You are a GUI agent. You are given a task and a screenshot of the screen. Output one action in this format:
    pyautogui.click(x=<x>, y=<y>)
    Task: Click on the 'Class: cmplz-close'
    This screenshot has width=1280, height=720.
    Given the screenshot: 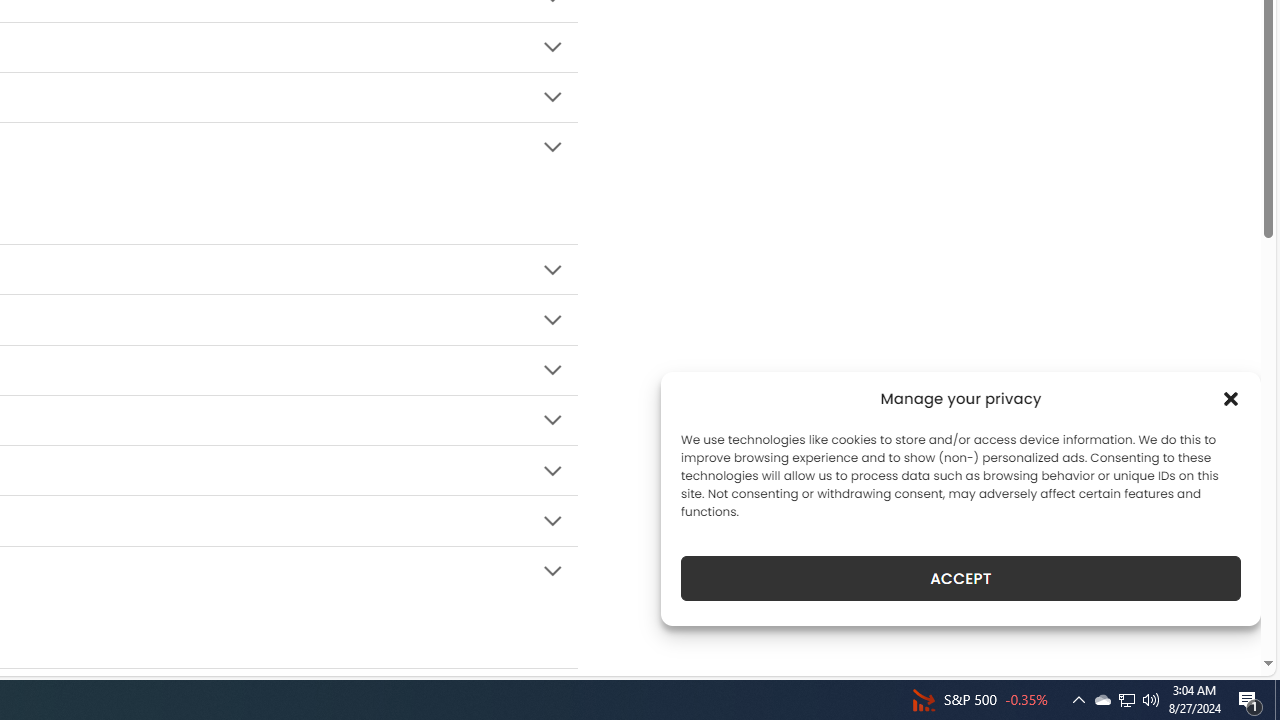 What is the action you would take?
    pyautogui.click(x=1230, y=398)
    